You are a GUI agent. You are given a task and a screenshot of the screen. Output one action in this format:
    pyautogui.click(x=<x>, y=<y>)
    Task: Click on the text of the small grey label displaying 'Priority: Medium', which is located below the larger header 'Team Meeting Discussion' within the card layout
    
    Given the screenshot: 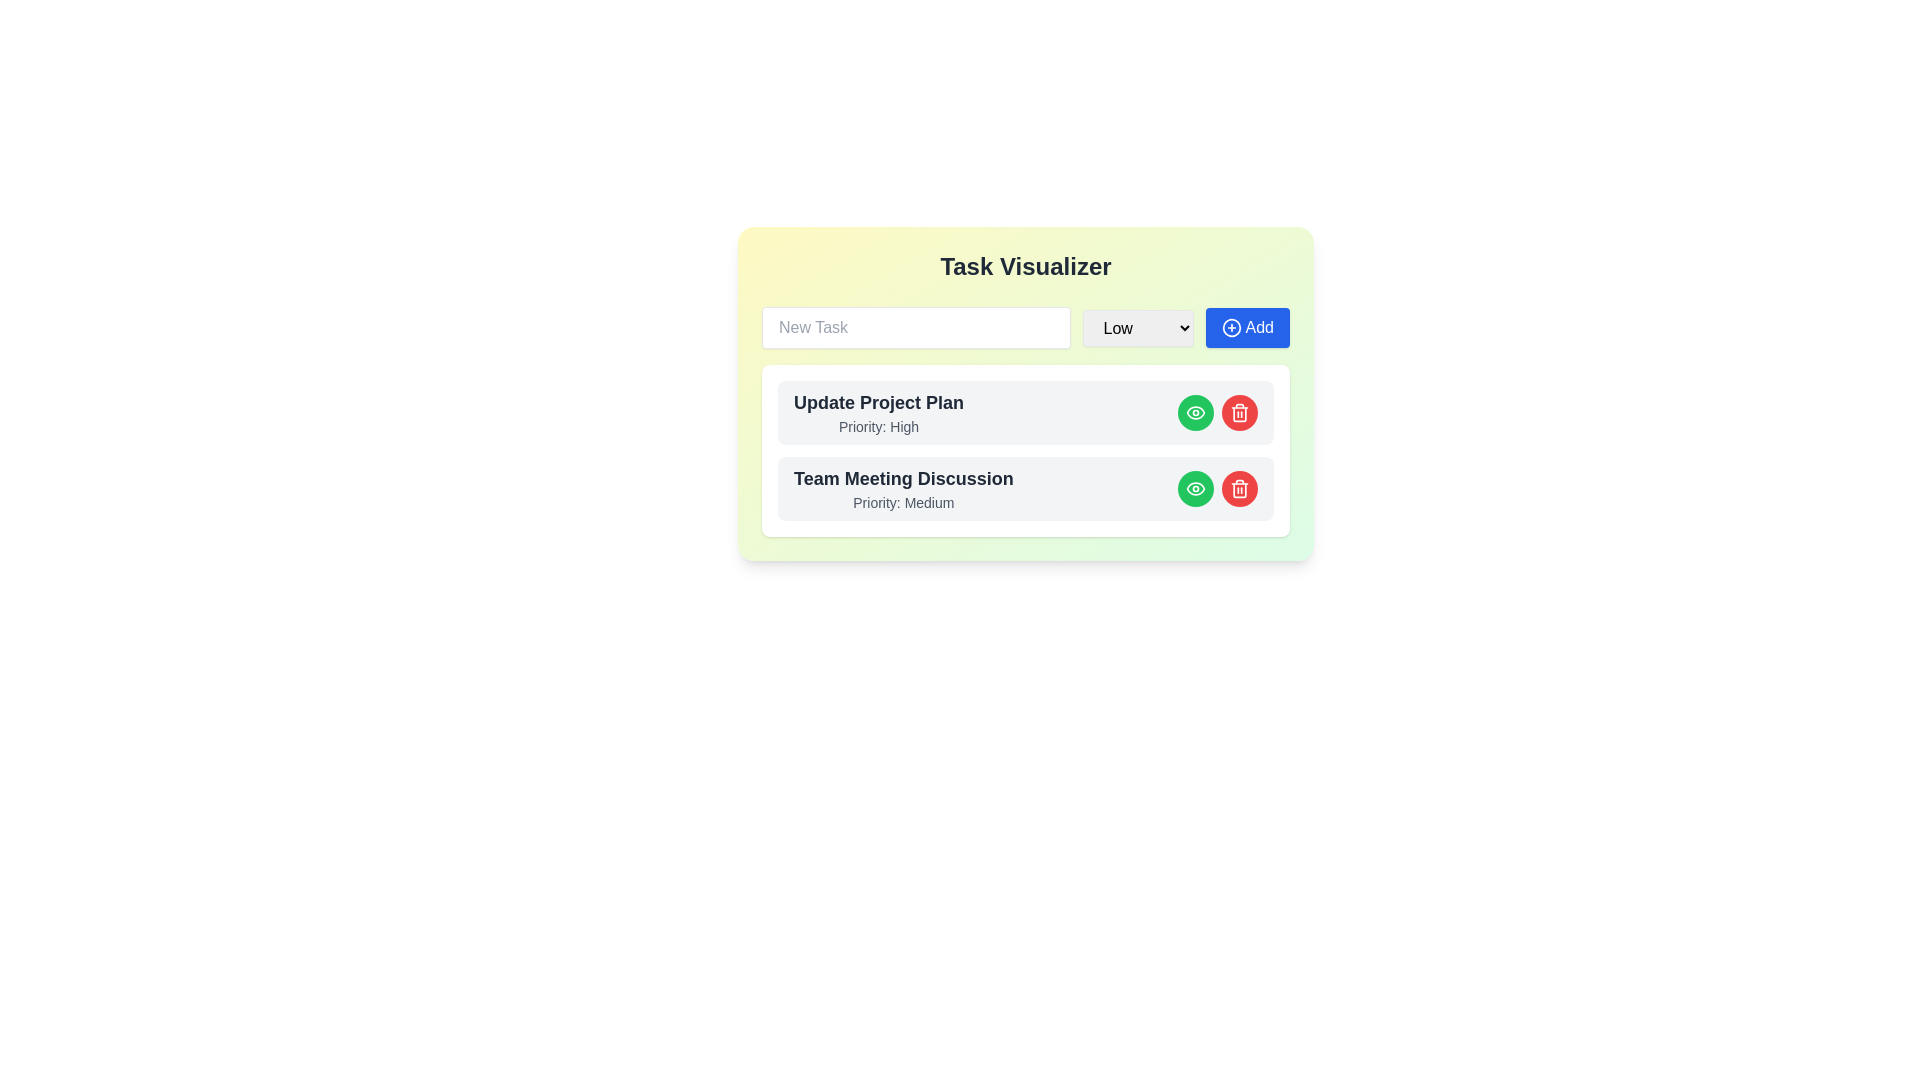 What is the action you would take?
    pyautogui.click(x=902, y=501)
    